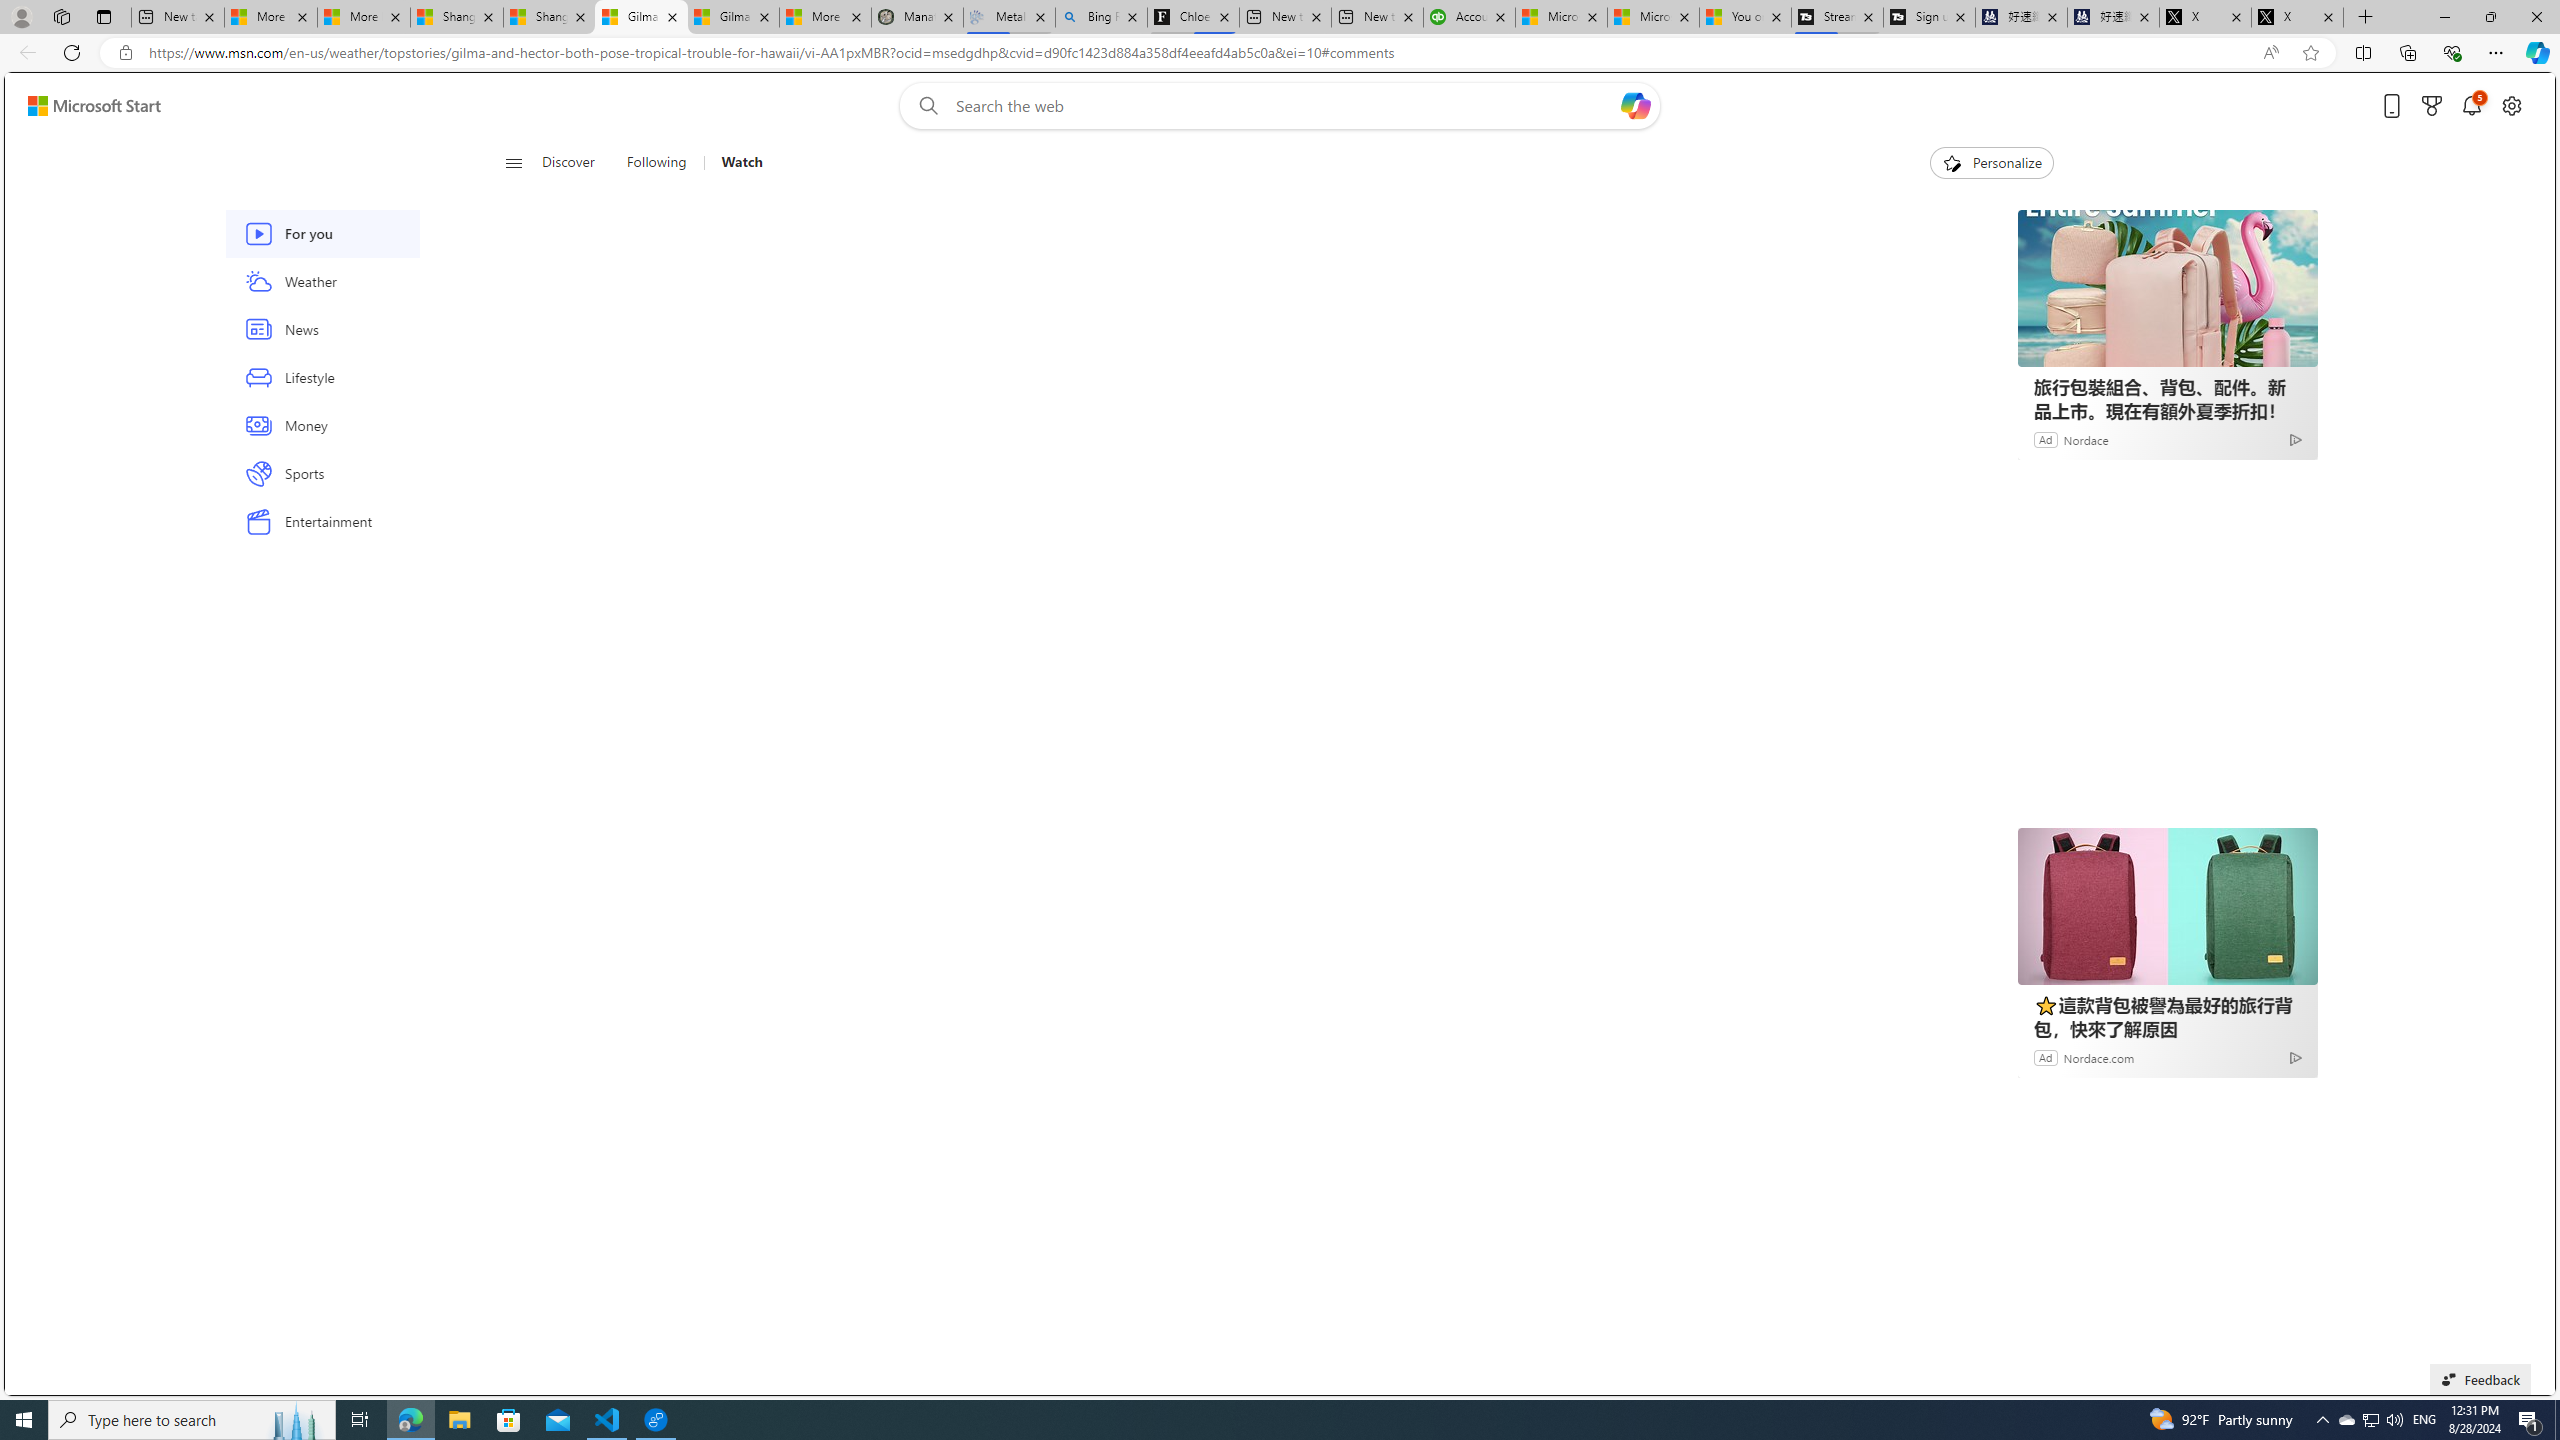 The height and width of the screenshot is (1440, 2560). I want to click on 'Watch', so click(733, 162).